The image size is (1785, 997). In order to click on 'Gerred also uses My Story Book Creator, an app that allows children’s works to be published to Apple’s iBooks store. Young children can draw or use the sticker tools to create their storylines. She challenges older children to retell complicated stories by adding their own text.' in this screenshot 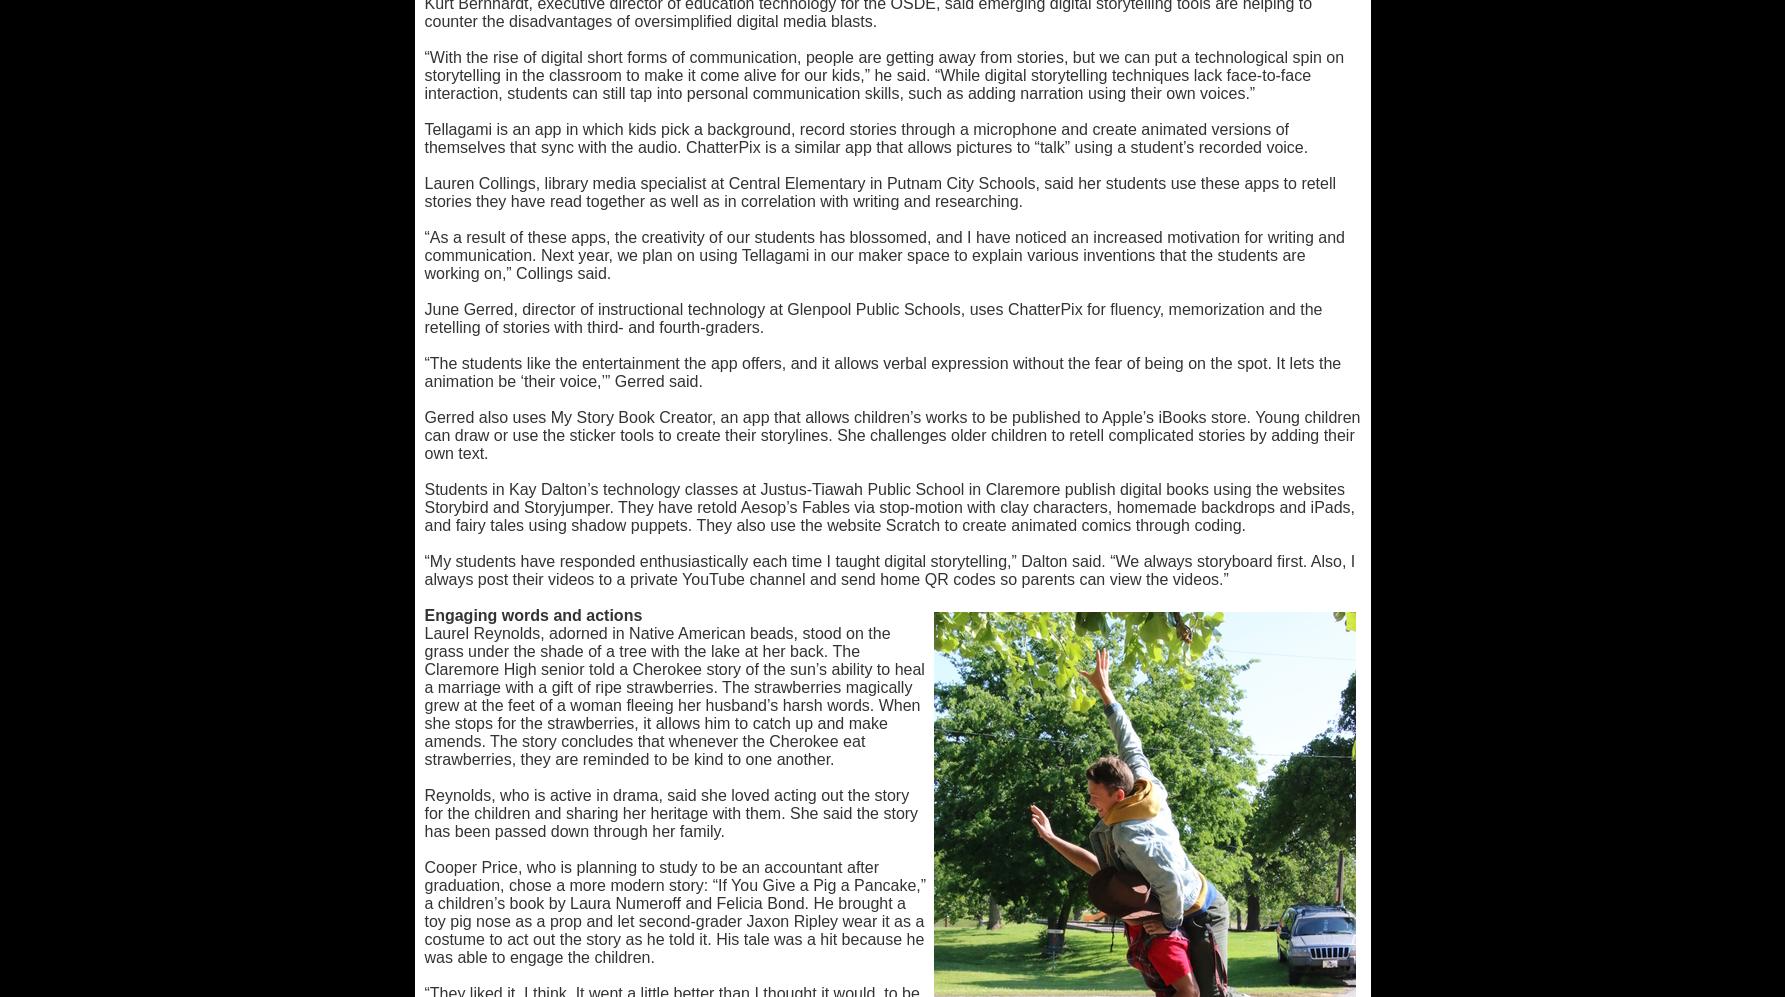, I will do `click(891, 434)`.